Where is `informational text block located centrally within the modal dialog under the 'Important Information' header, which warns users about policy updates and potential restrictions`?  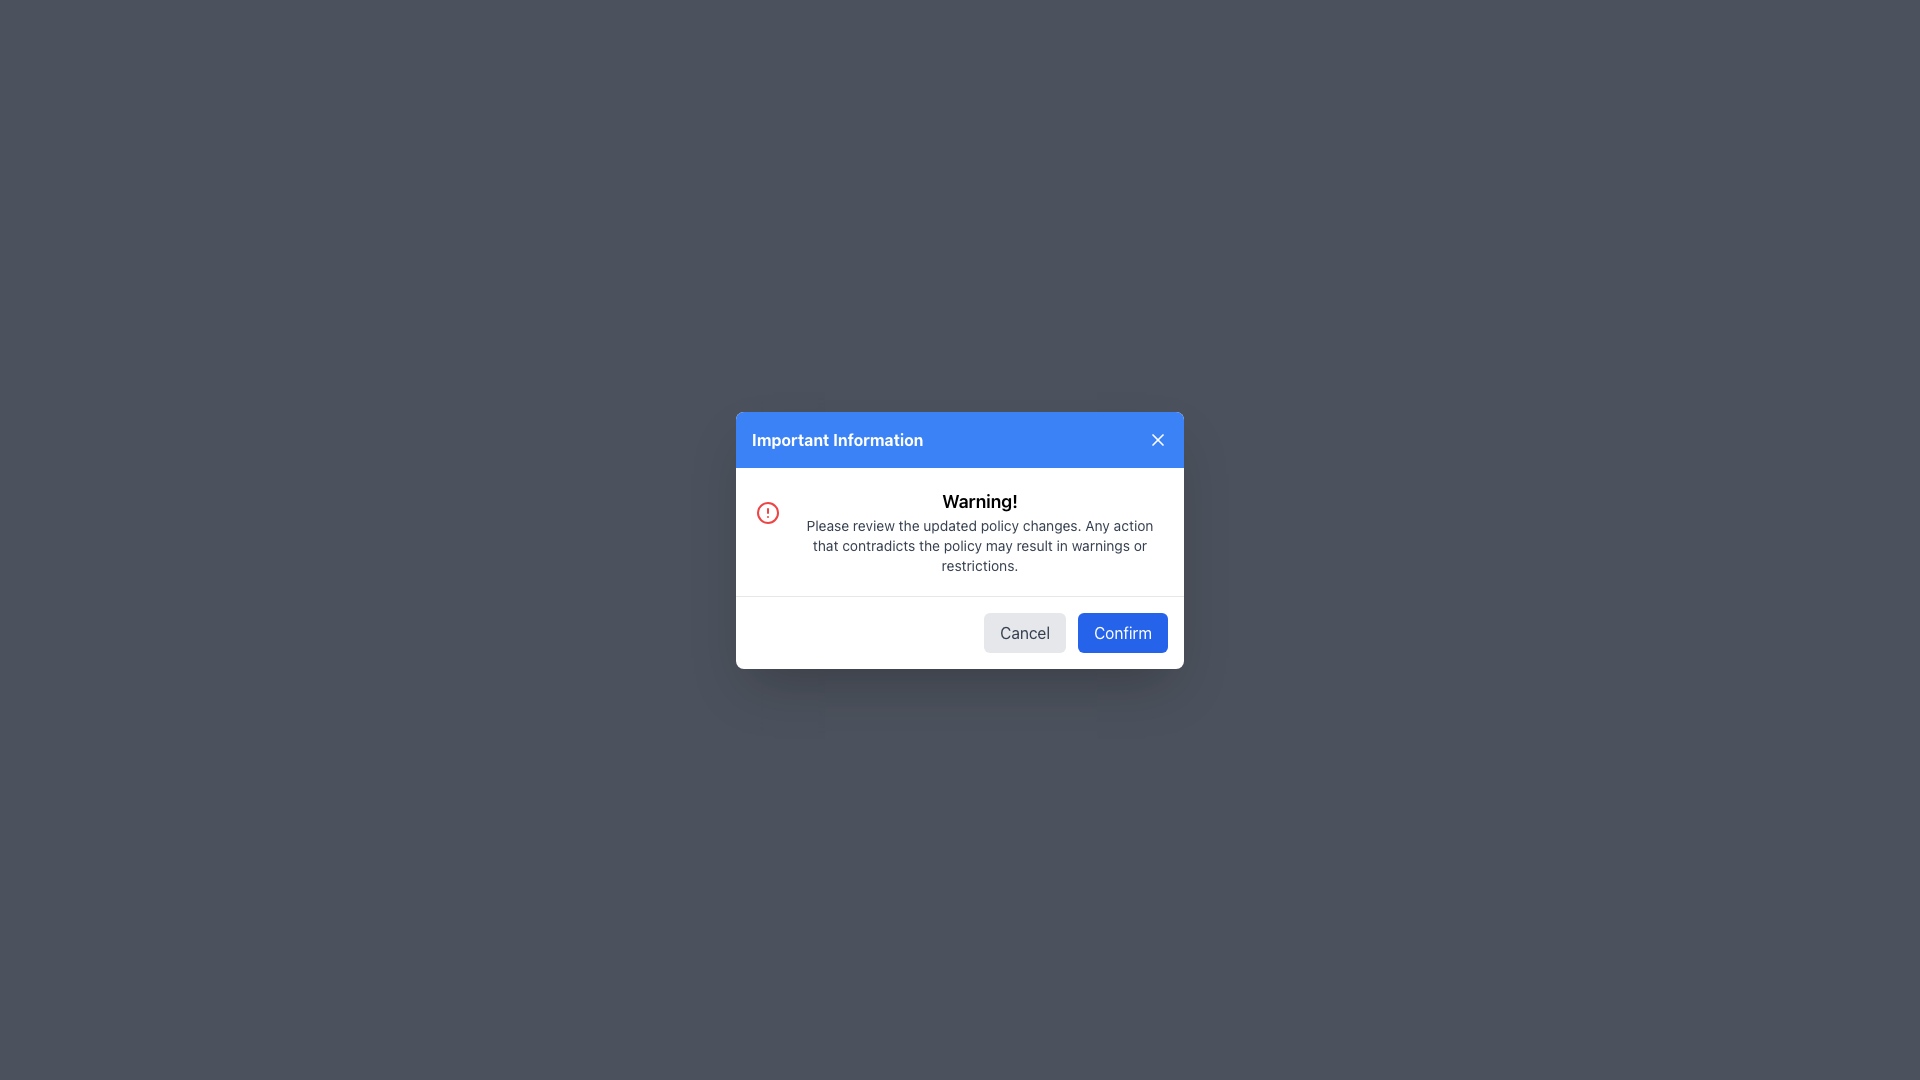
informational text block located centrally within the modal dialog under the 'Important Information' header, which warns users about policy updates and potential restrictions is located at coordinates (979, 530).